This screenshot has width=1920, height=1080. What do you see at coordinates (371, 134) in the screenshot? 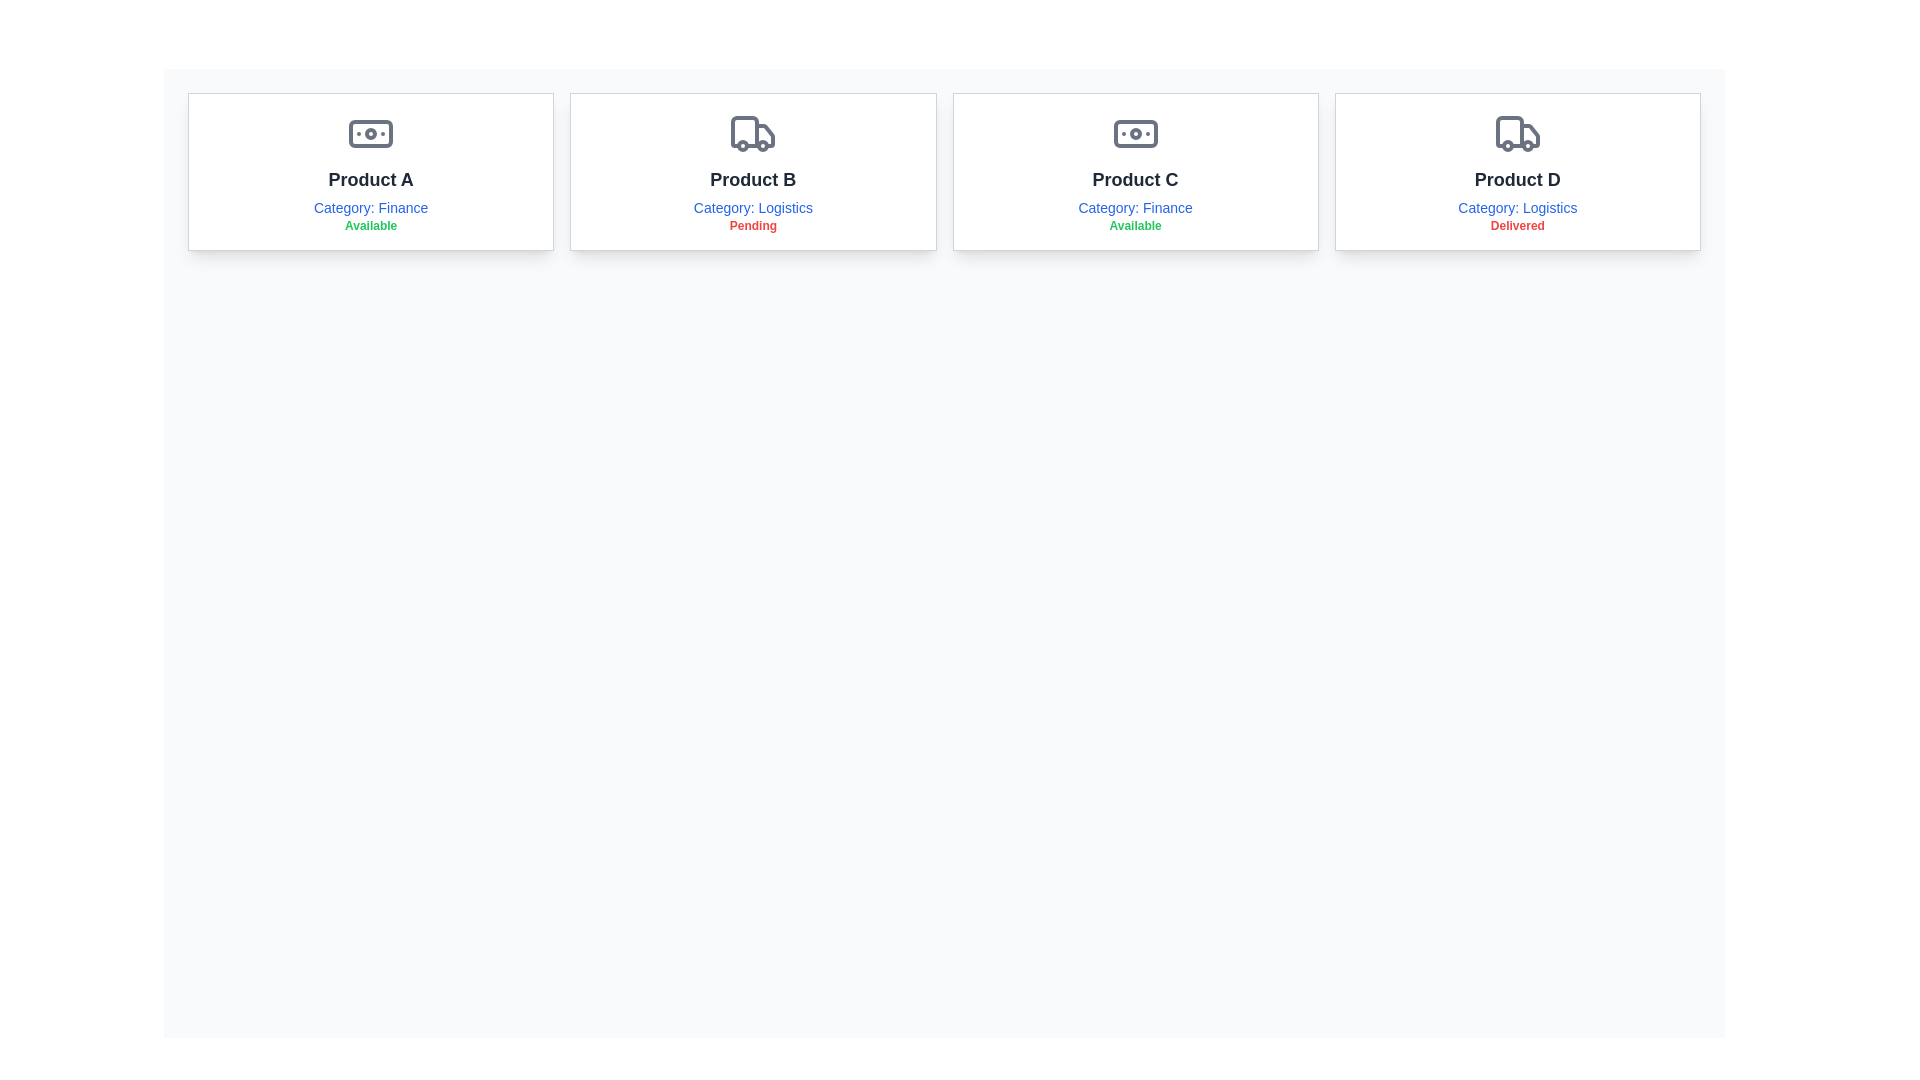
I see `the Decorative SVG shape that represents a banknote icon for 'Product A', located at the top-left of a four-item row` at bounding box center [371, 134].